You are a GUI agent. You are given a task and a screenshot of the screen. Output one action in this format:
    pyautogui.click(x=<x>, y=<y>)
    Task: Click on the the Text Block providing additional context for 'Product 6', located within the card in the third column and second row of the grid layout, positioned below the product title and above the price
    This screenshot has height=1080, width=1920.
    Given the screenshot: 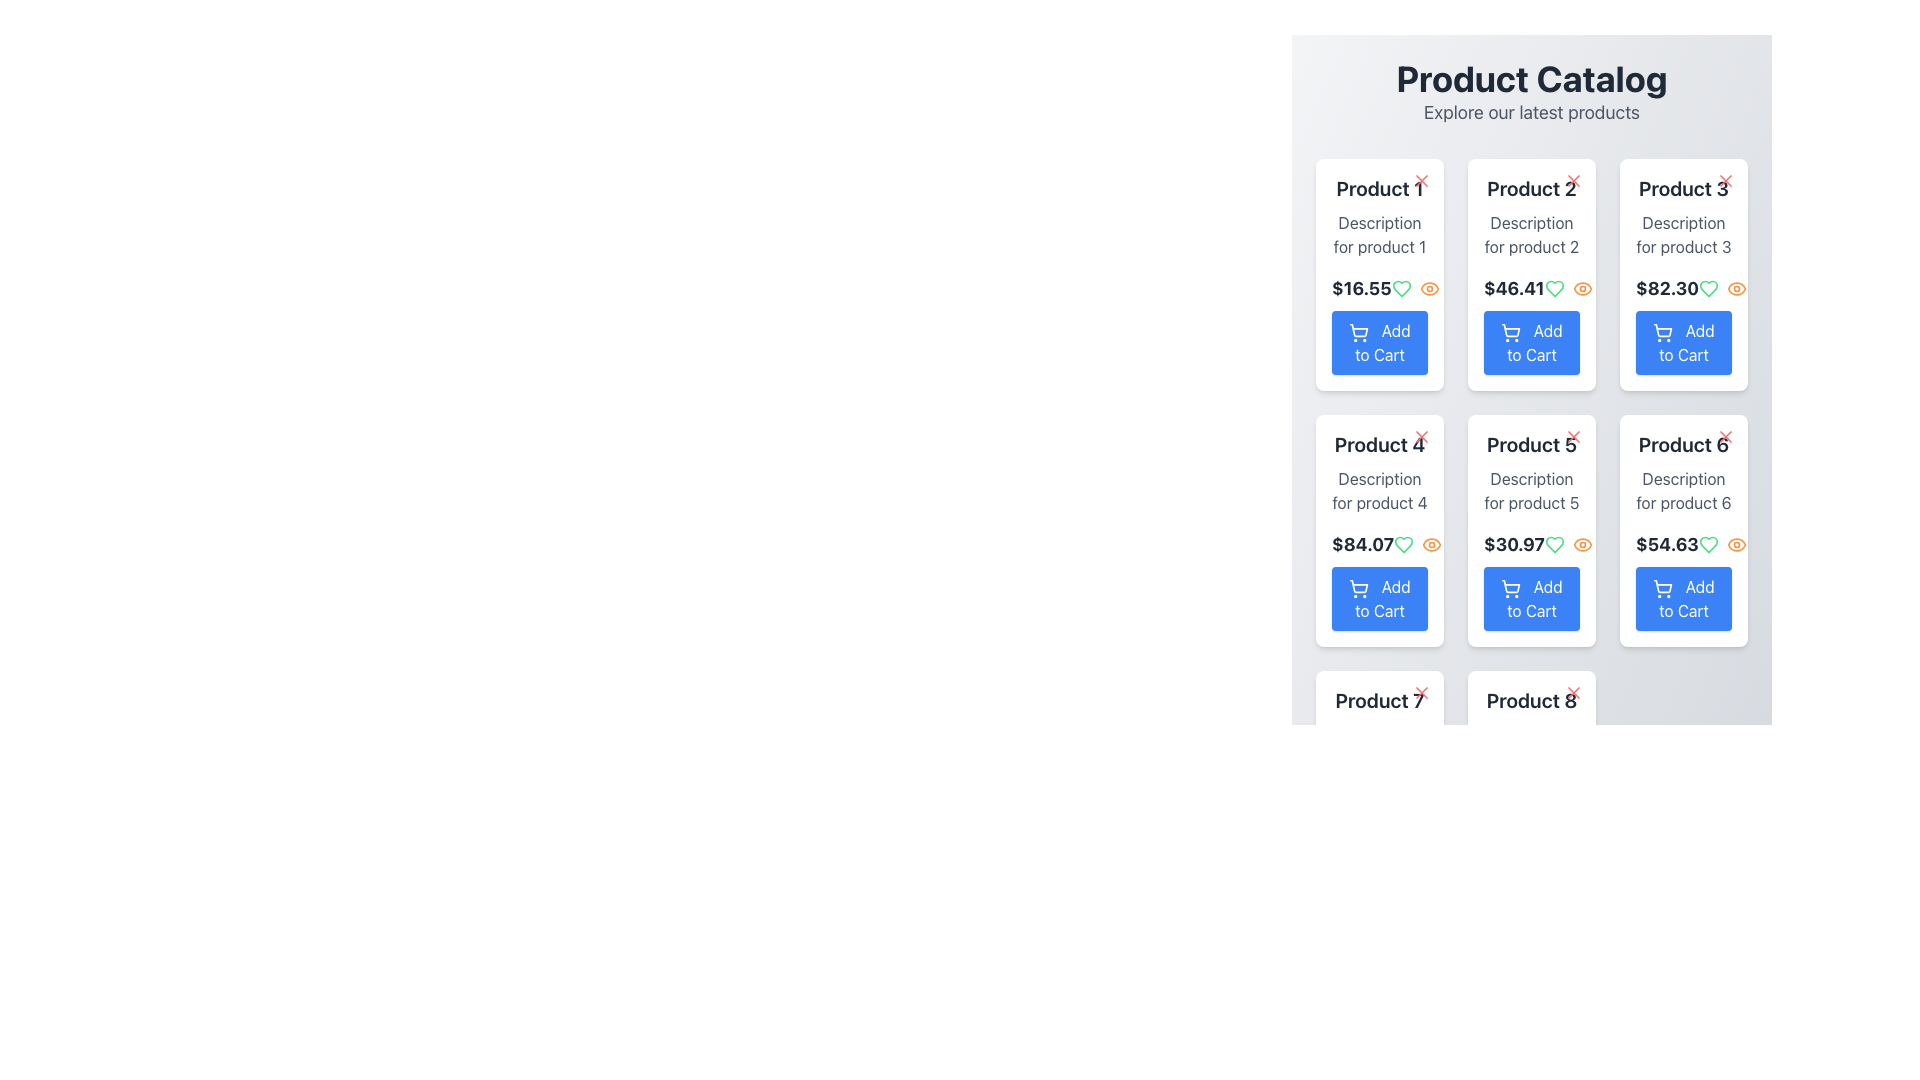 What is the action you would take?
    pyautogui.click(x=1683, y=490)
    